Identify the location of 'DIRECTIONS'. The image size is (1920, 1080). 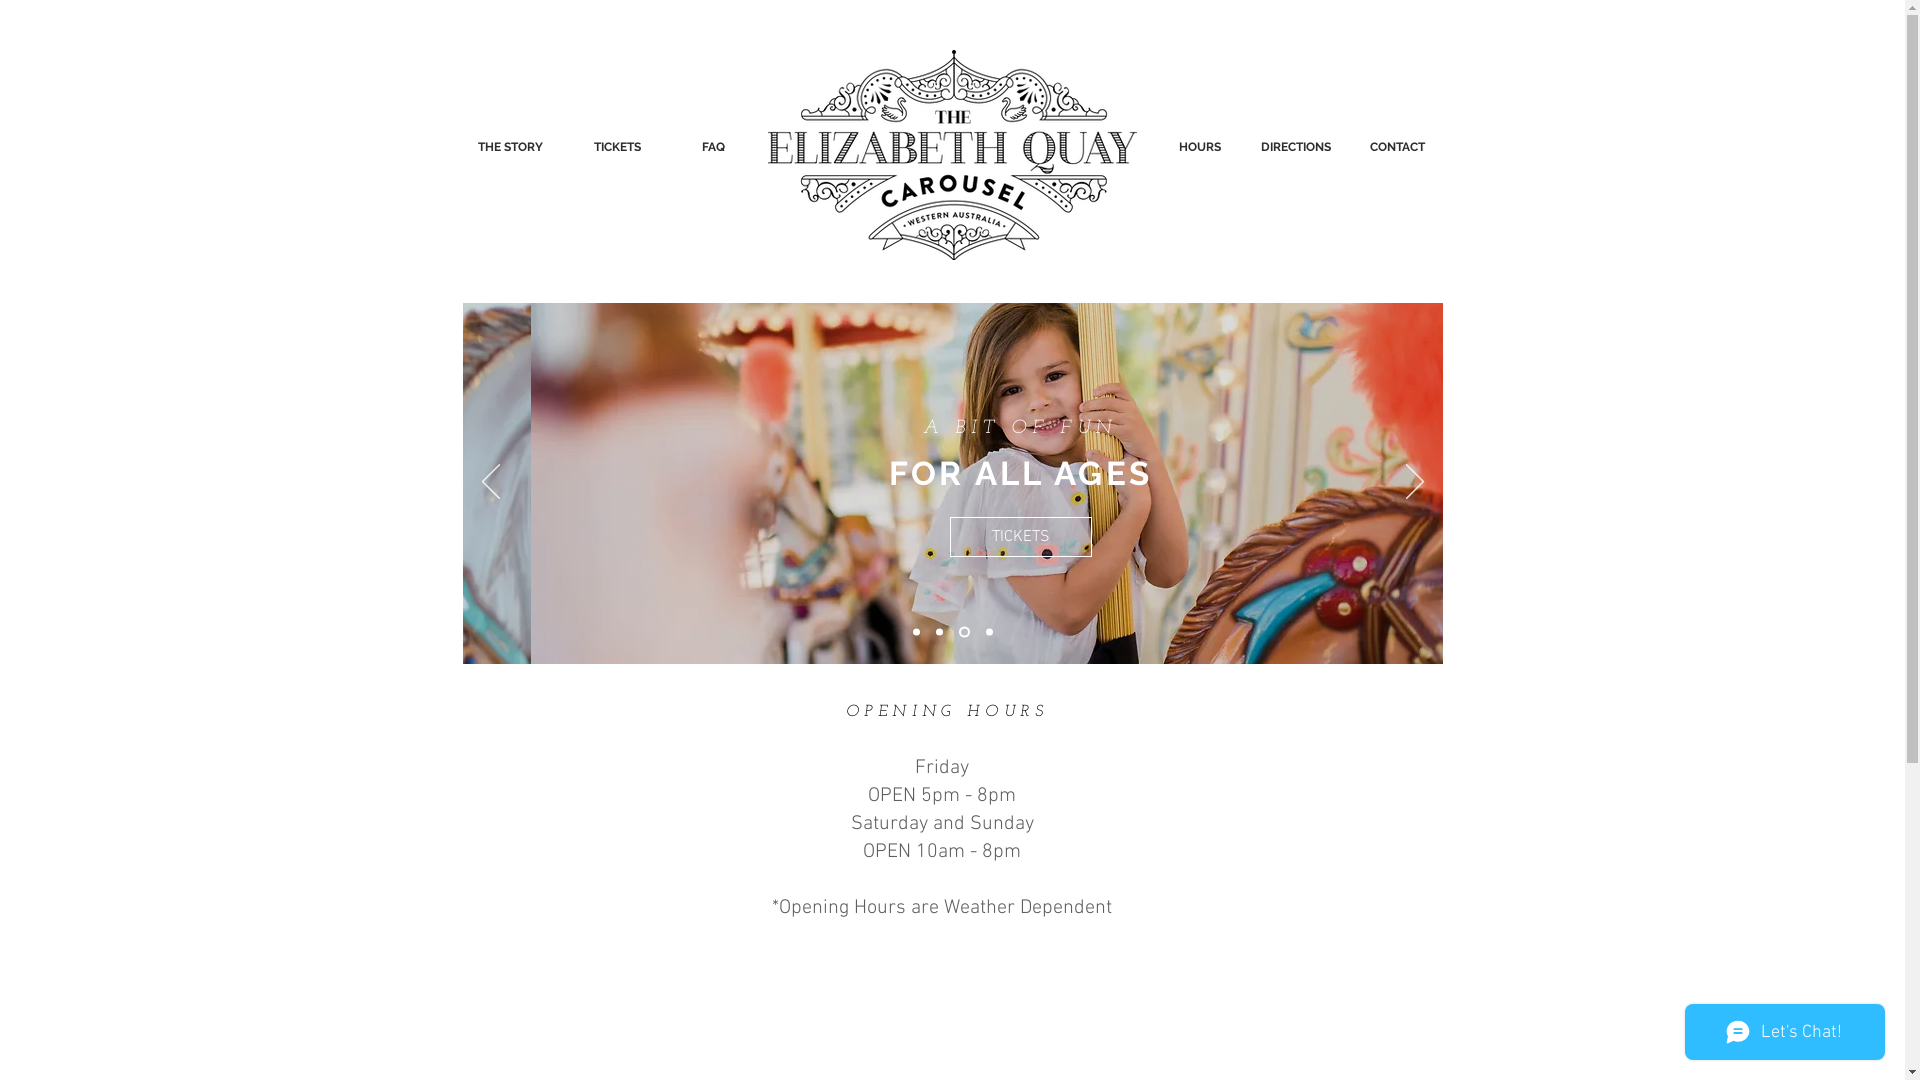
(1296, 145).